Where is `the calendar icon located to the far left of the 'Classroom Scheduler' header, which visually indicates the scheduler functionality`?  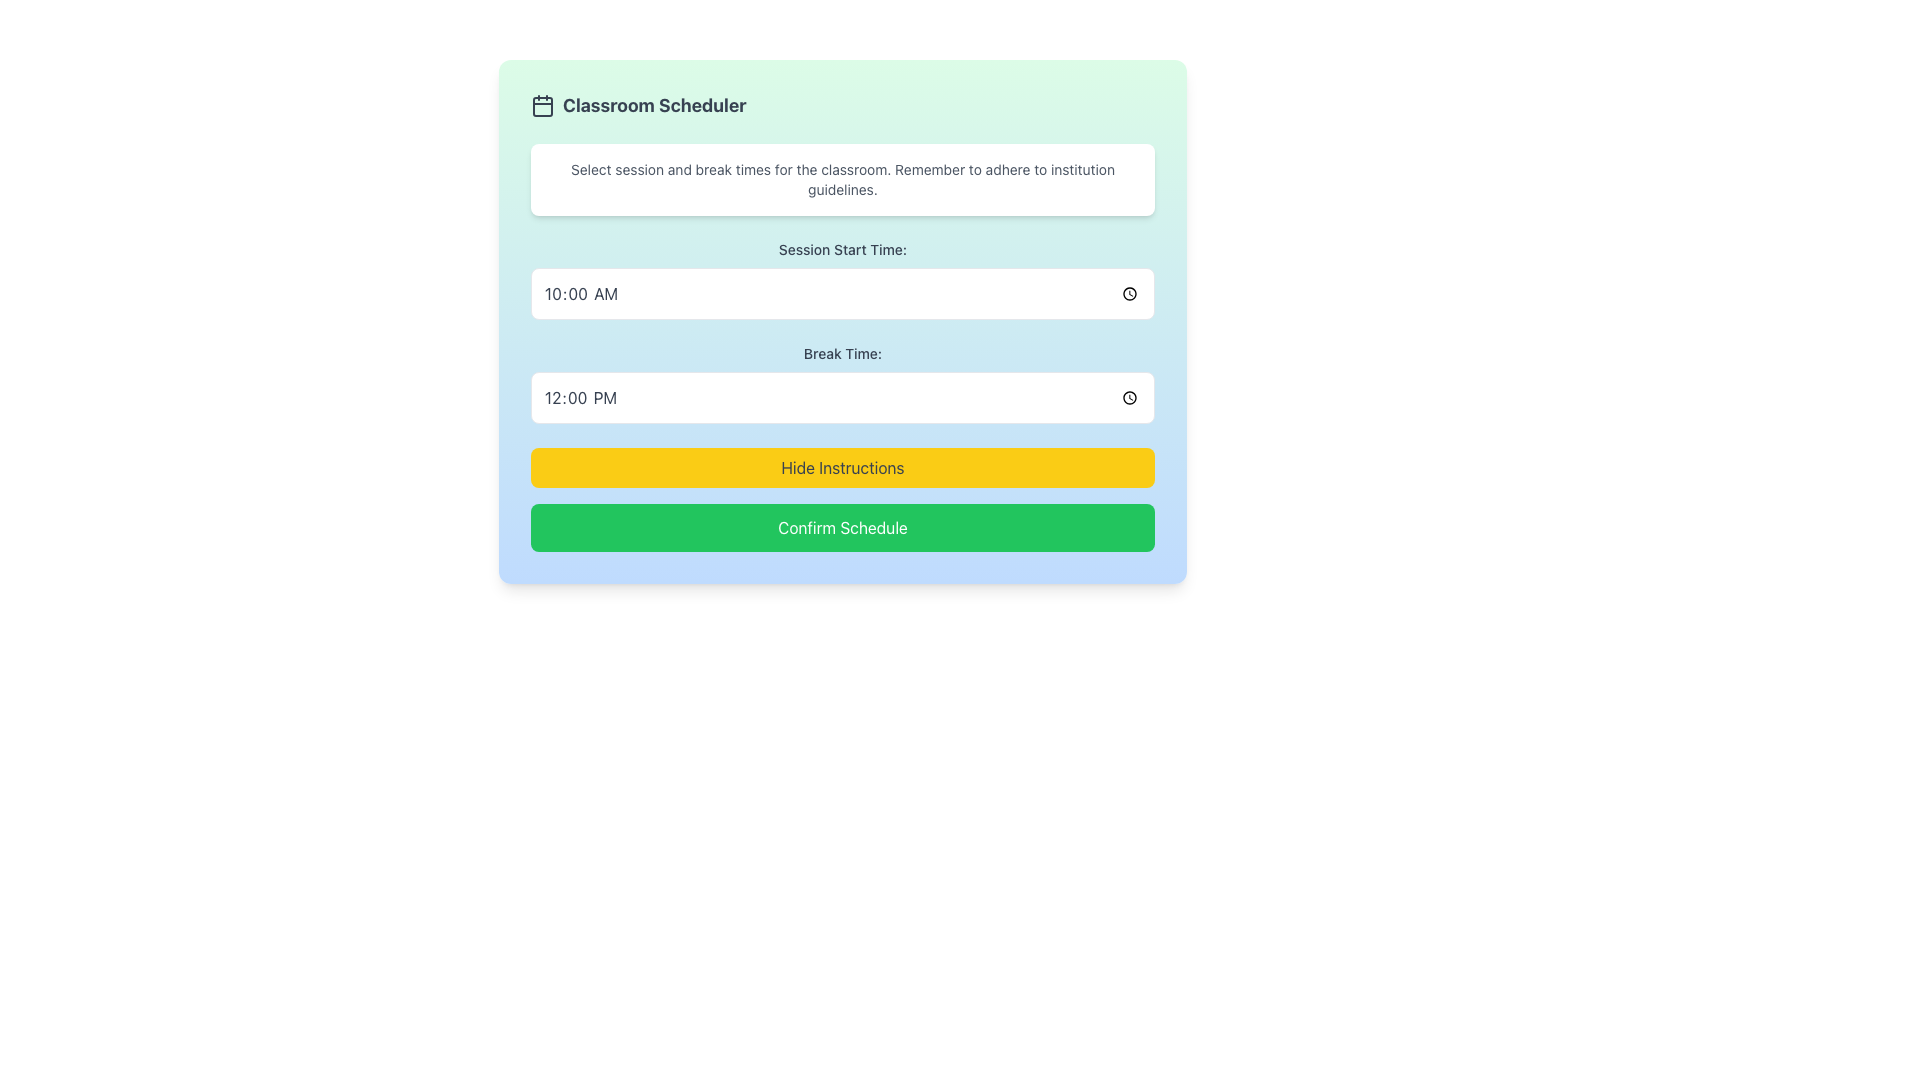
the calendar icon located to the far left of the 'Classroom Scheduler' header, which visually indicates the scheduler functionality is located at coordinates (542, 105).